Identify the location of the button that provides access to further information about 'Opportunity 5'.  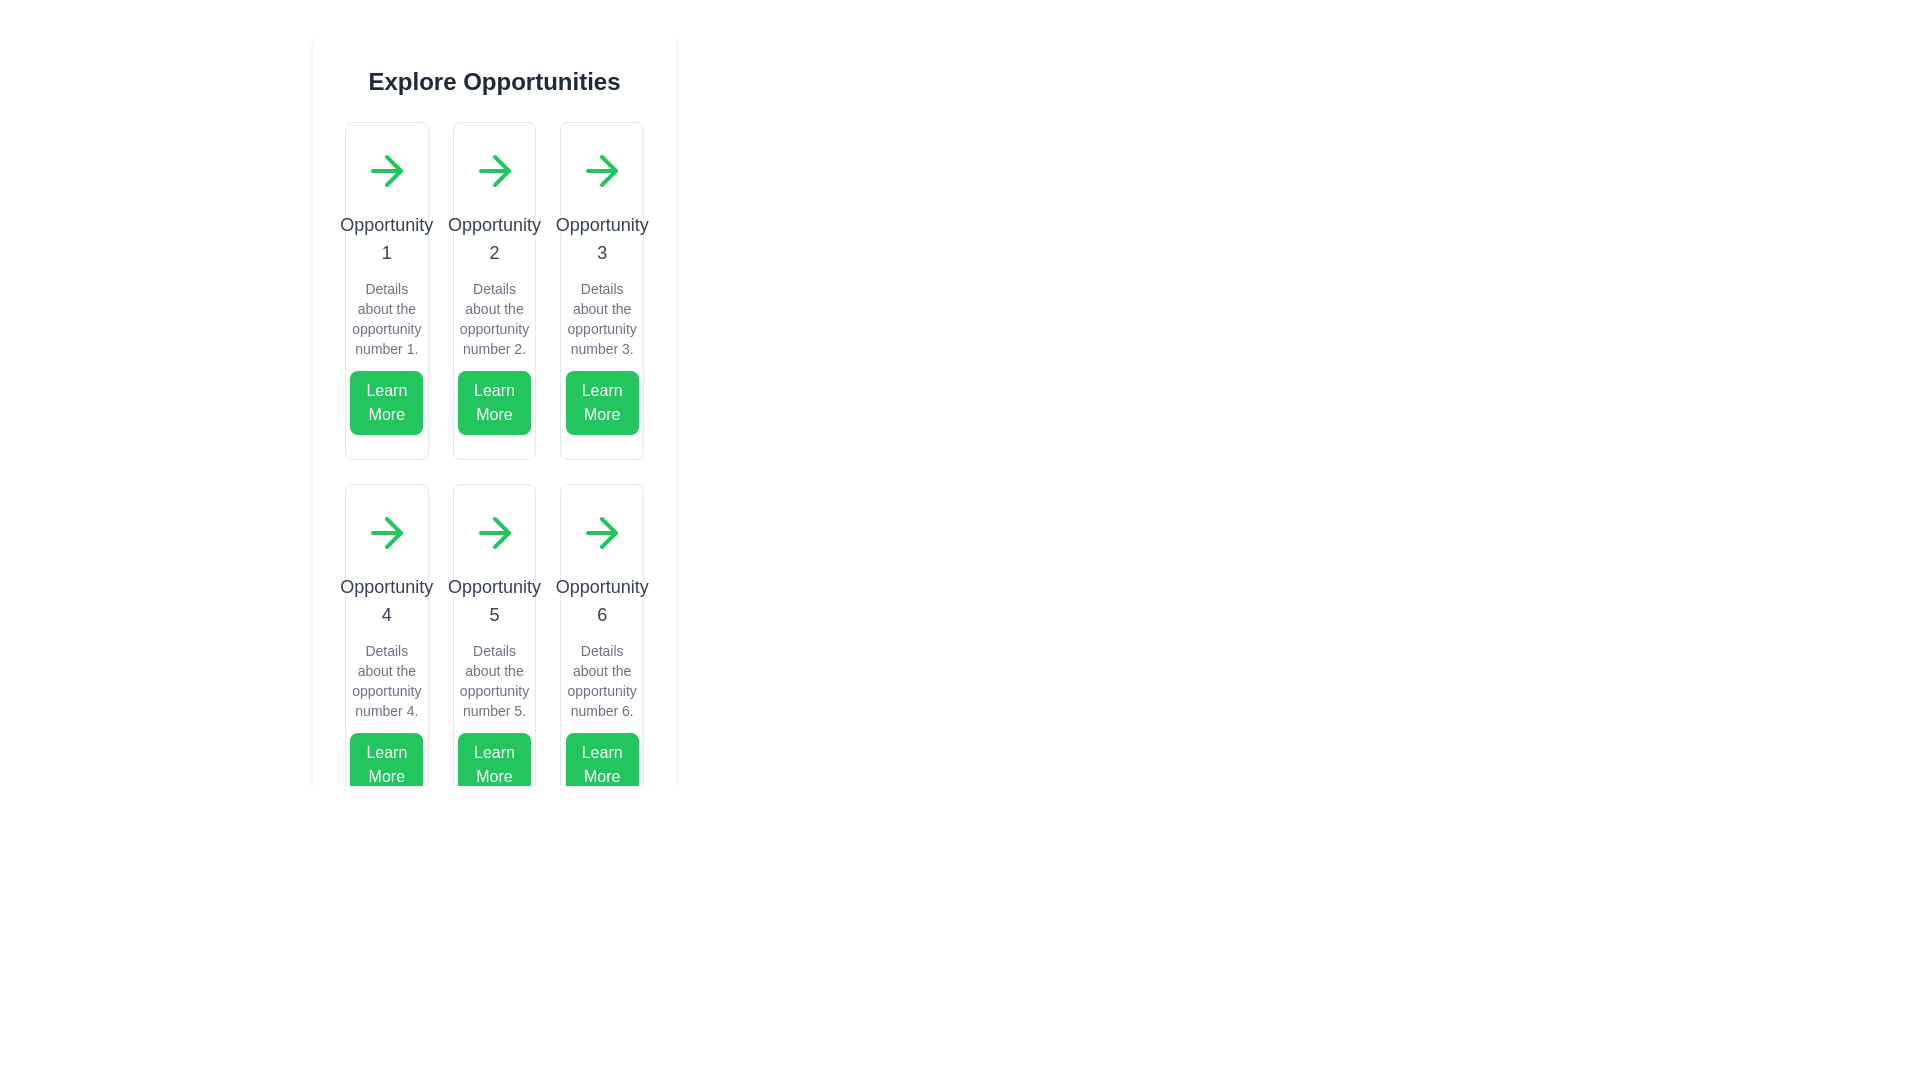
(494, 764).